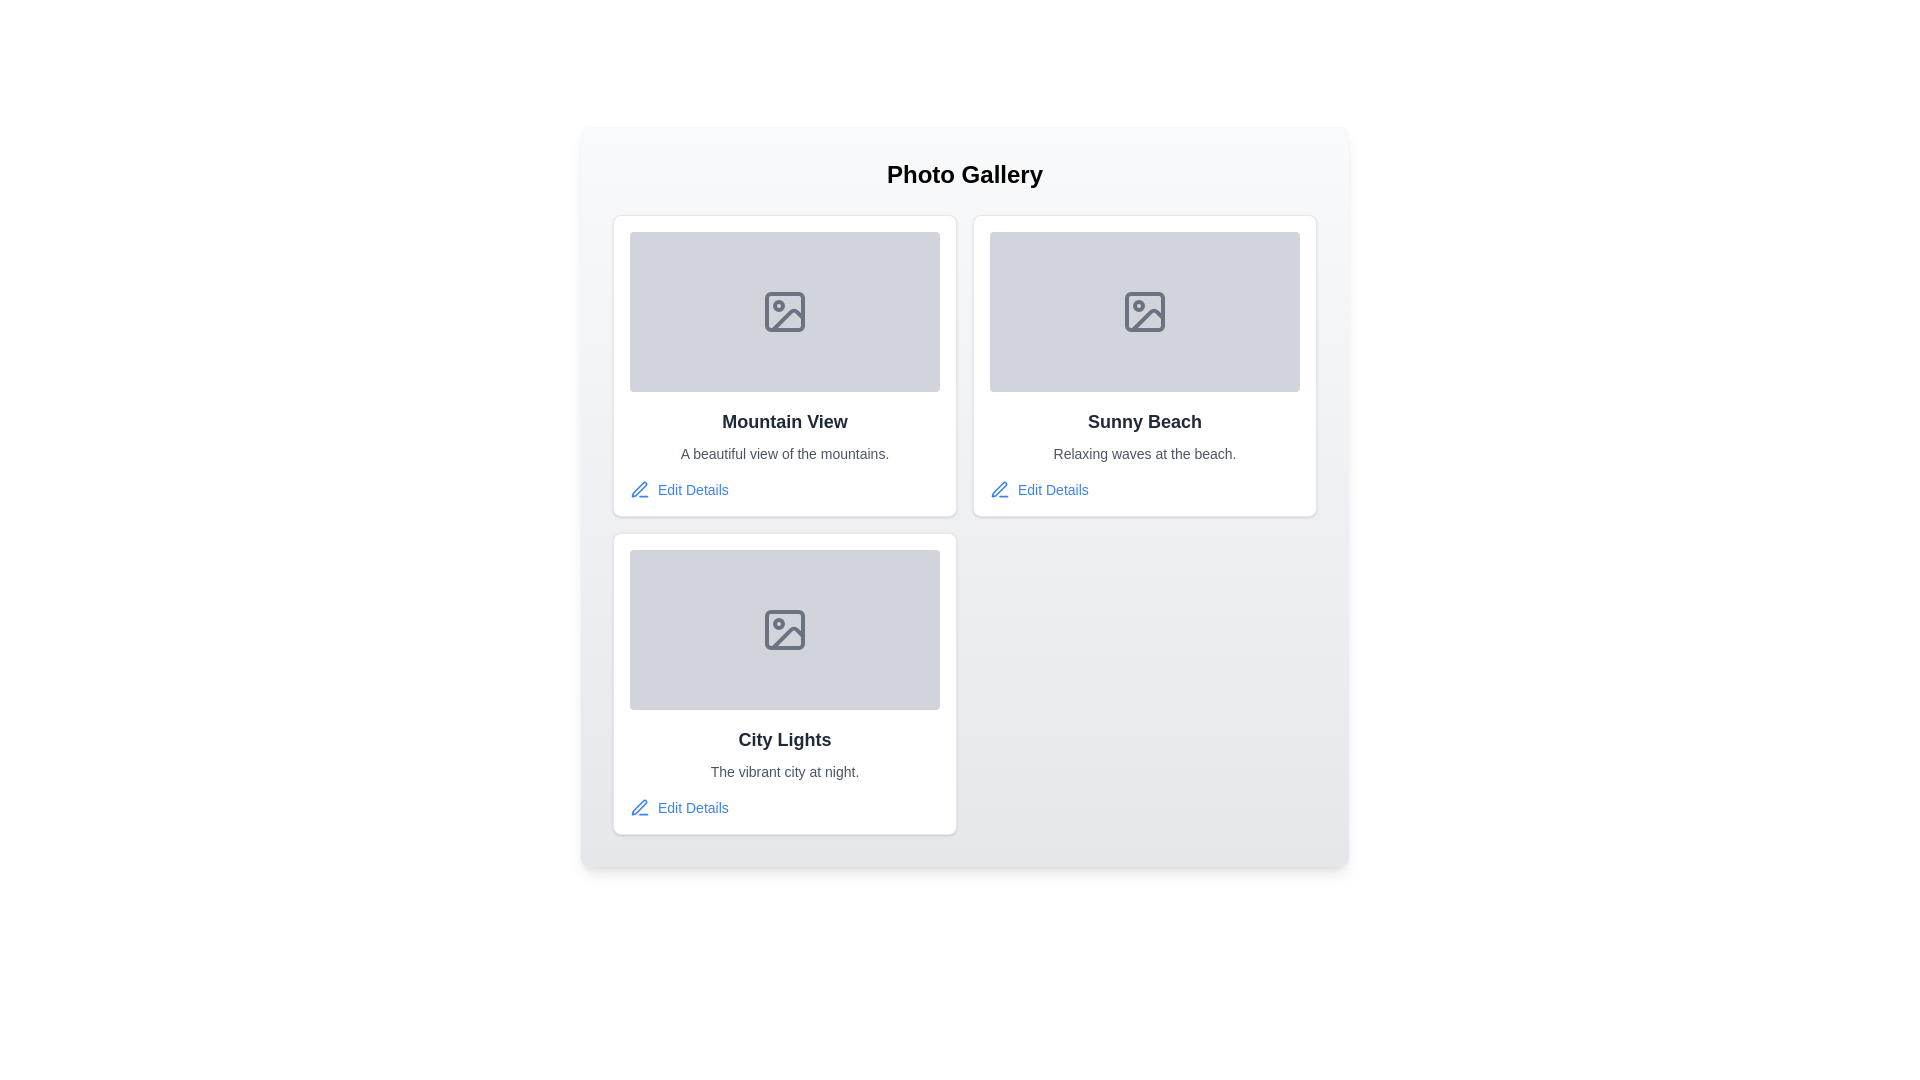  What do you see at coordinates (678, 489) in the screenshot?
I see `the 'Edit Details' button for the gallery item titled 'Mountain View'` at bounding box center [678, 489].